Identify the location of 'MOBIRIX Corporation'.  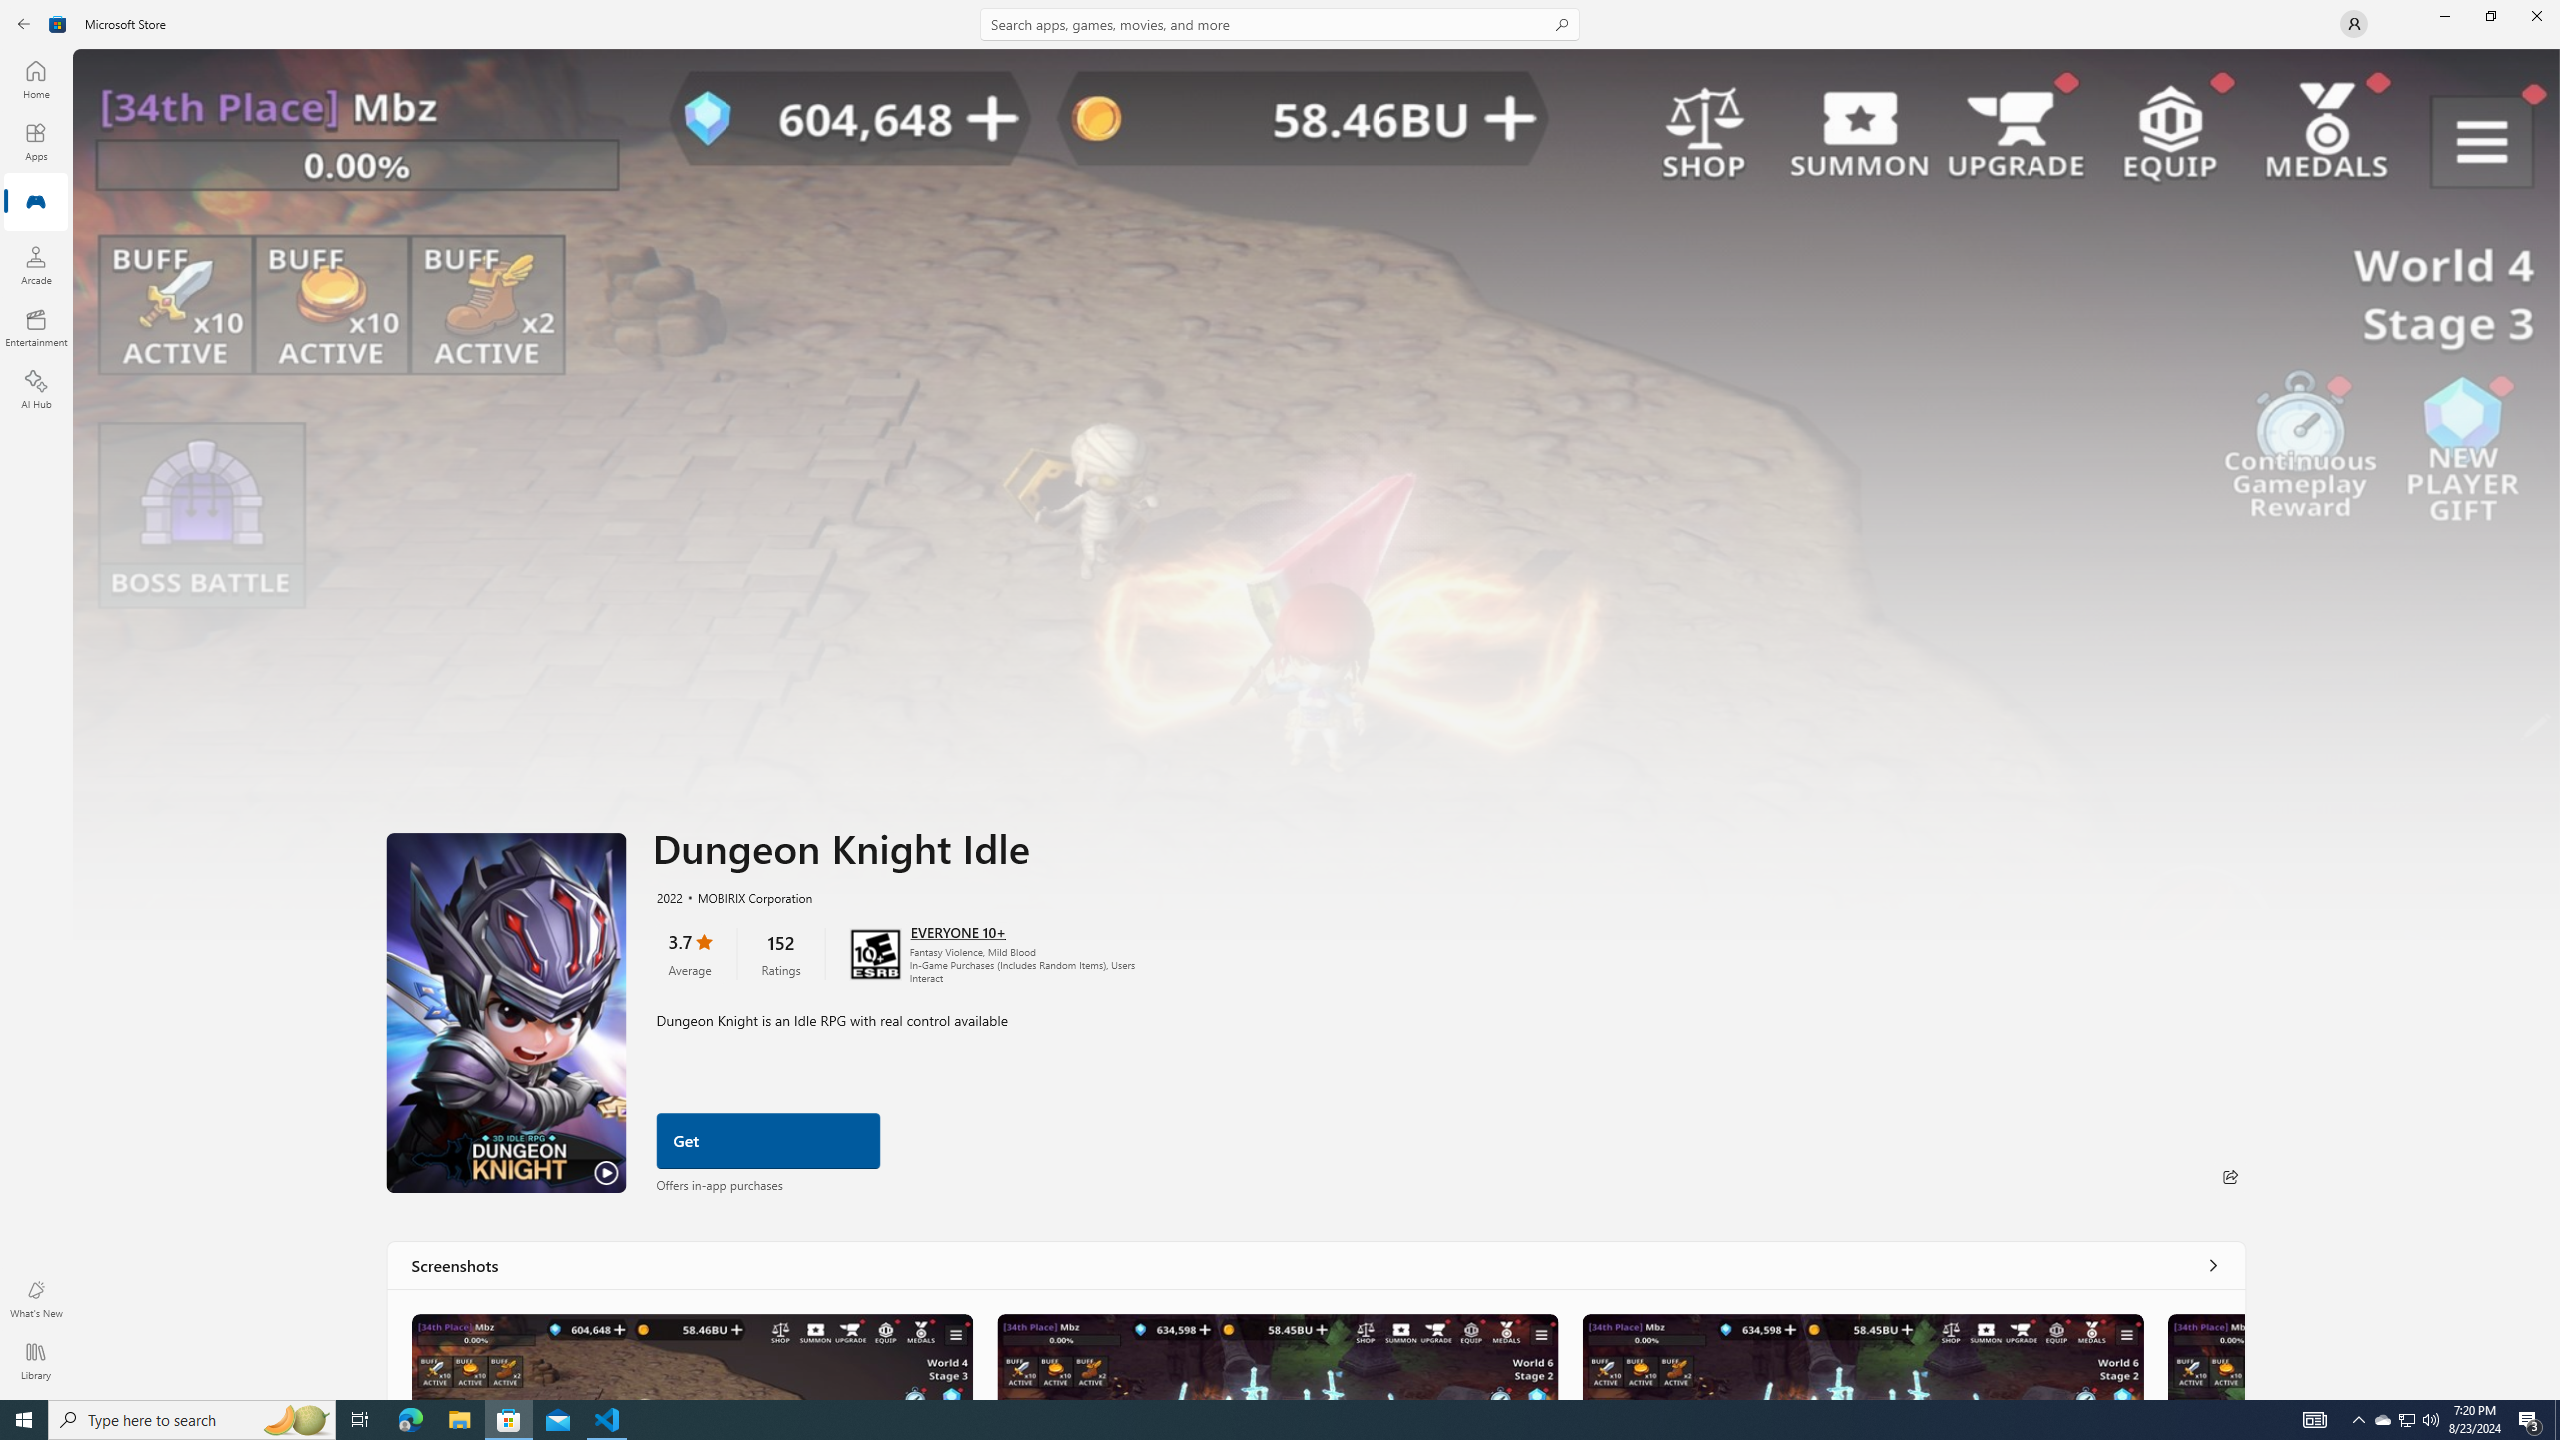
(745, 896).